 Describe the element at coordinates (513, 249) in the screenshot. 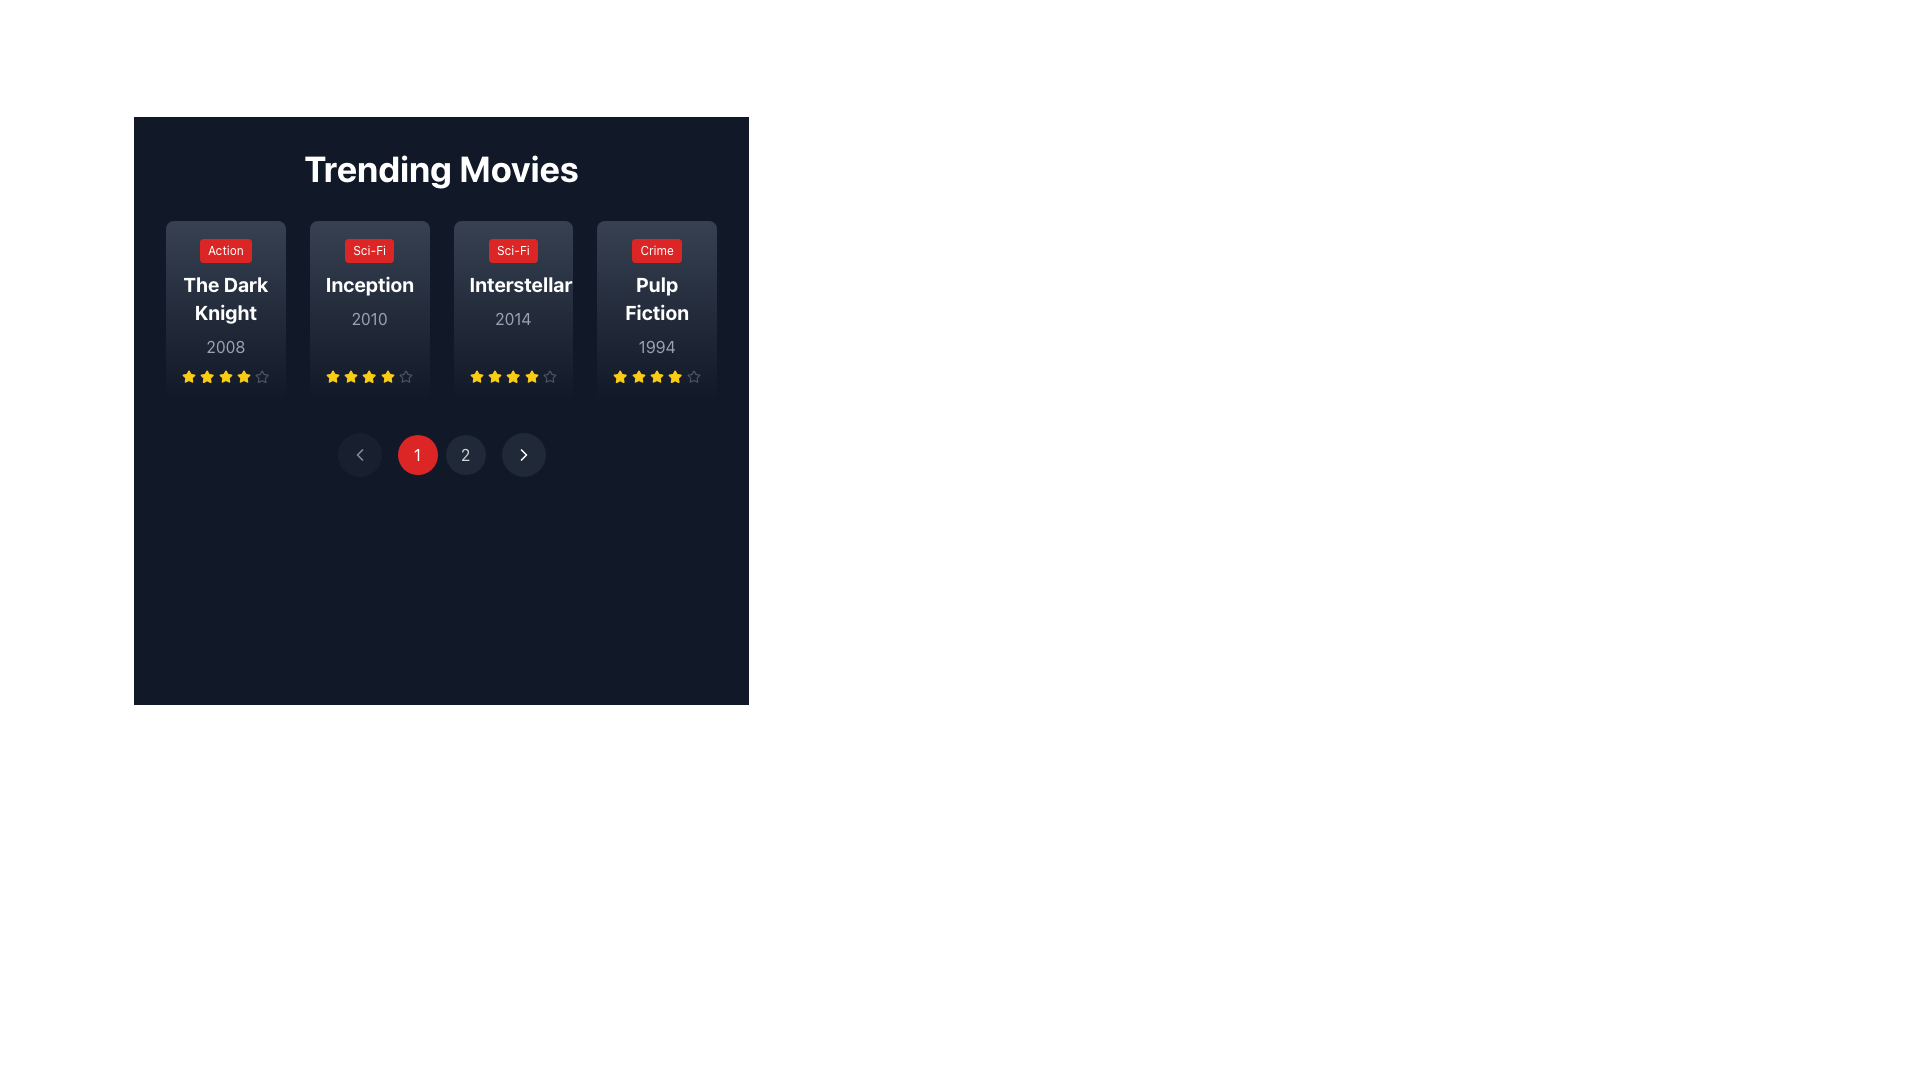

I see `the compact rectangular text label with a red background and white bold text reading 'Sci-Fi', located at the top-left corner of the movie card for 'Interstellar' (2014) in the 'Trending Movies' section` at that location.